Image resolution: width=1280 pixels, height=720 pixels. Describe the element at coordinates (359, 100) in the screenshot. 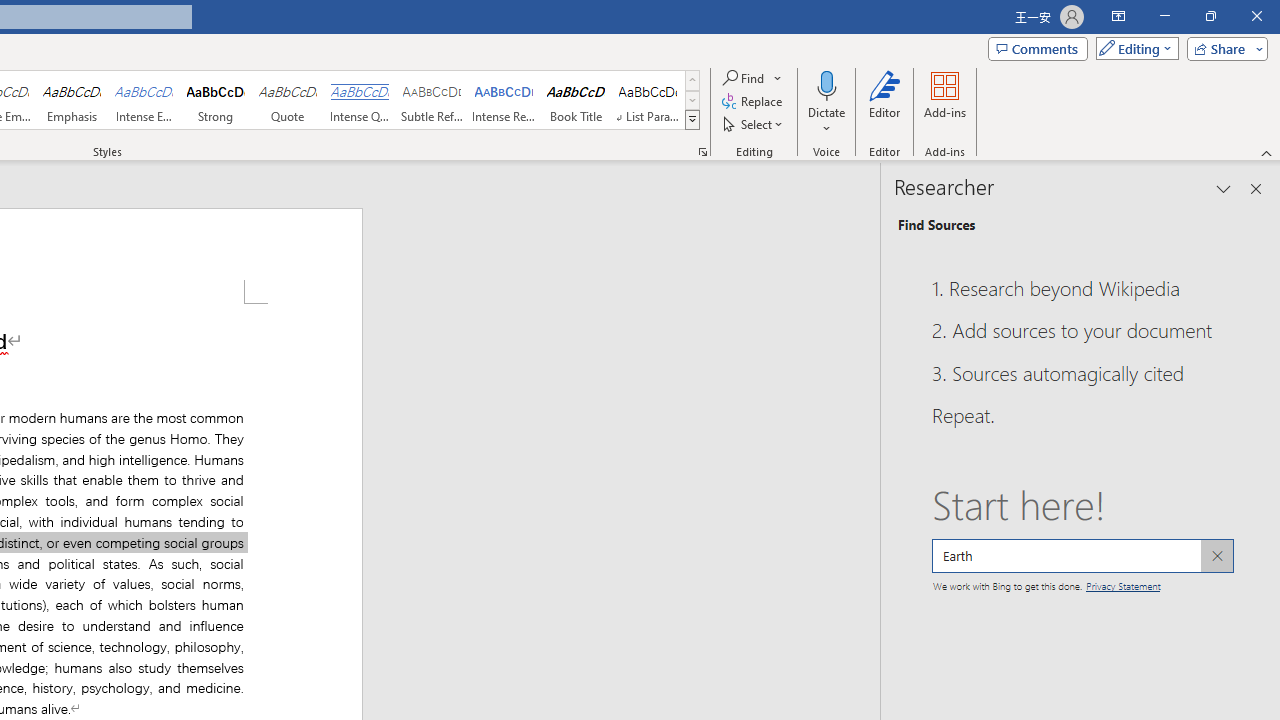

I see `'Intense Quote'` at that location.